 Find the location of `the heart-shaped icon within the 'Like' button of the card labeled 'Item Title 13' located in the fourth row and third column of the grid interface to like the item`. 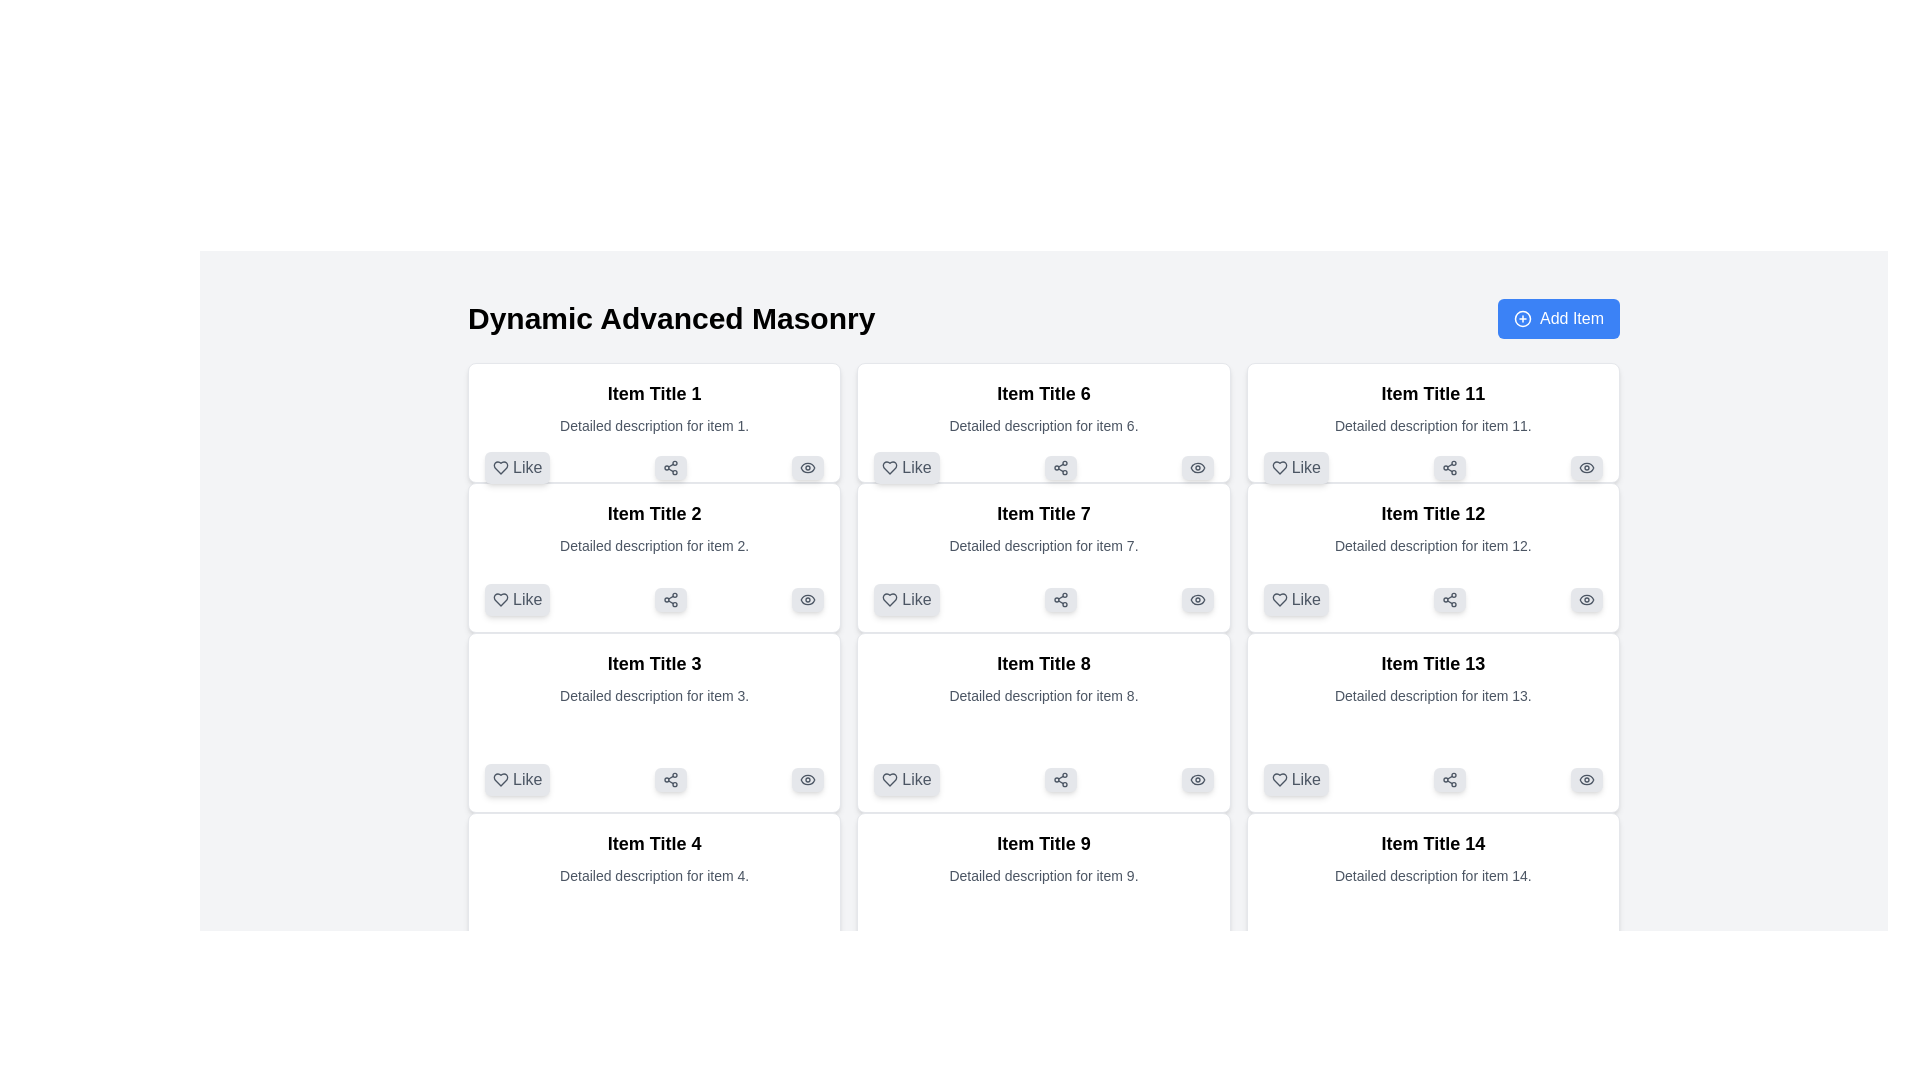

the heart-shaped icon within the 'Like' button of the card labeled 'Item Title 13' located in the fourth row and third column of the grid interface to like the item is located at coordinates (1278, 778).